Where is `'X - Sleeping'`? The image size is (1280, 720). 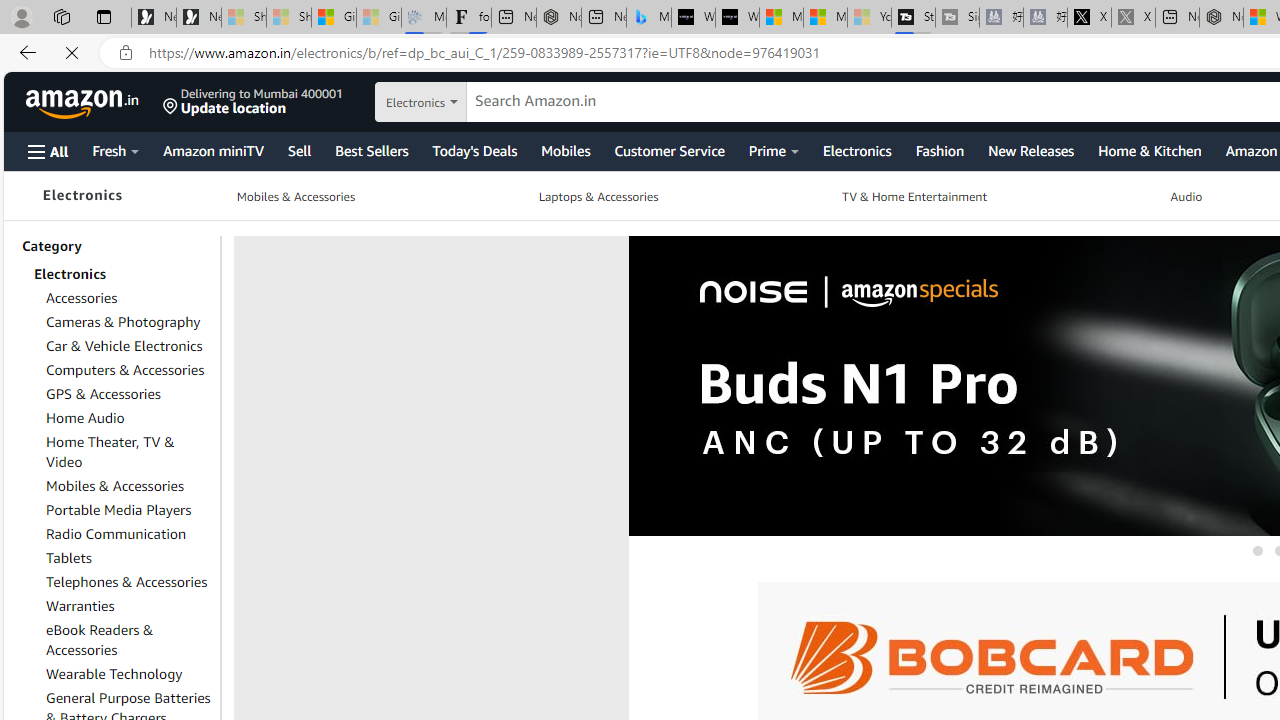
'X - Sleeping' is located at coordinates (1133, 17).